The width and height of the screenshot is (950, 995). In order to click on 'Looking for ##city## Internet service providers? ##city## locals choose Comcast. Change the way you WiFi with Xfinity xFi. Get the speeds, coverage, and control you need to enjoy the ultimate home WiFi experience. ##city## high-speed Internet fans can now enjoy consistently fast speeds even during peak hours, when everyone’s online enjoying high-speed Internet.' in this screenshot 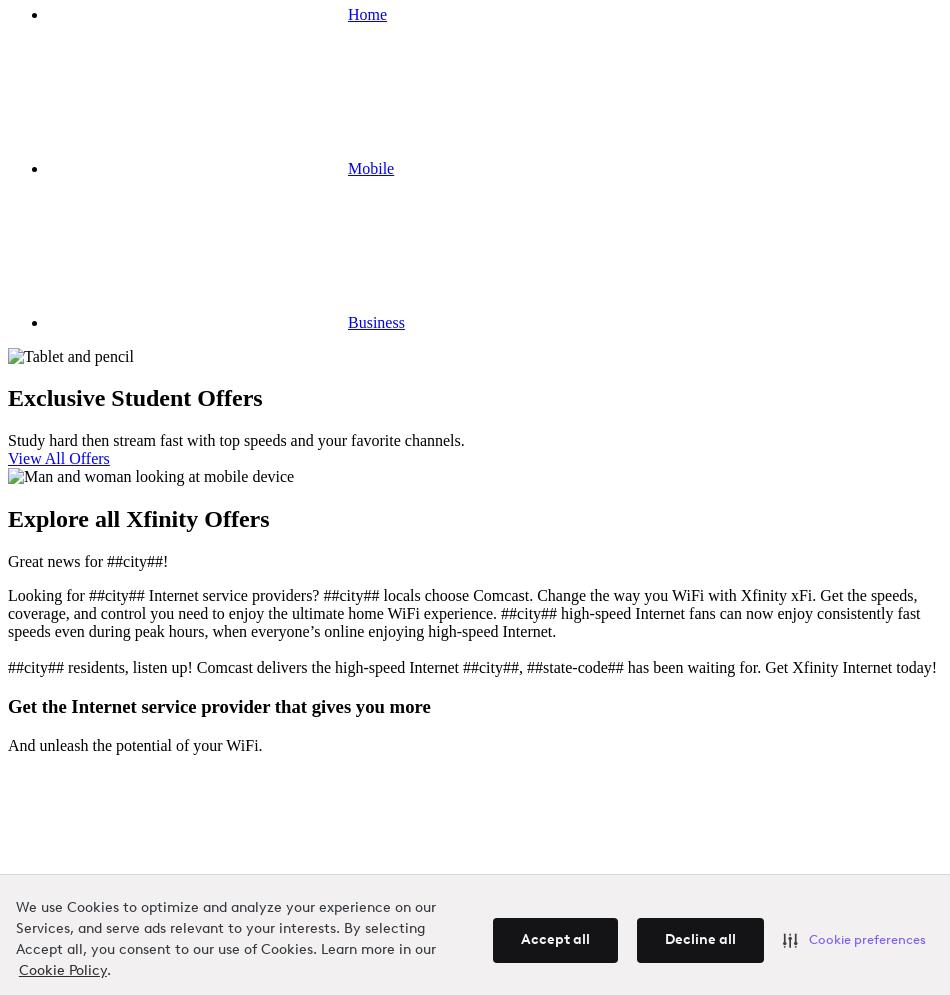, I will do `click(7, 613)`.